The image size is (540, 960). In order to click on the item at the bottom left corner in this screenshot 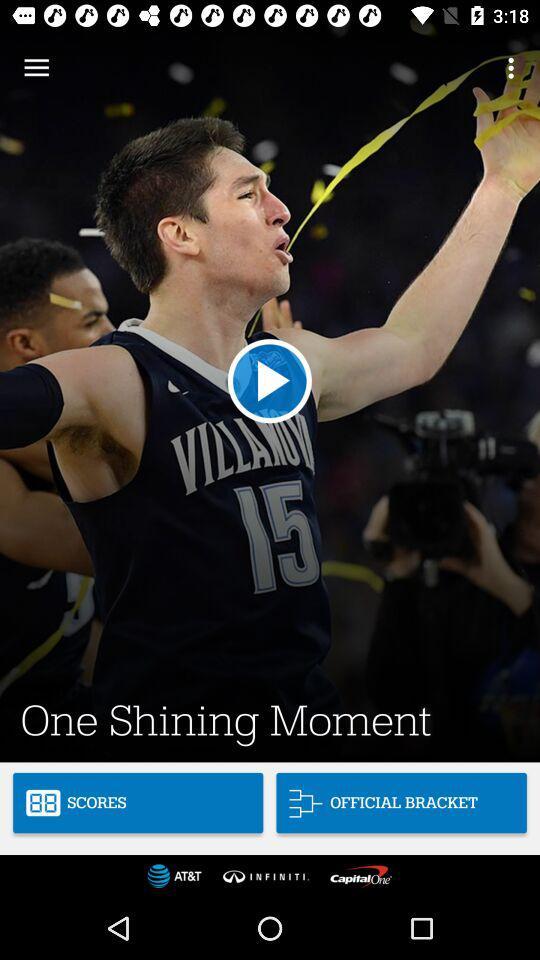, I will do `click(137, 803)`.